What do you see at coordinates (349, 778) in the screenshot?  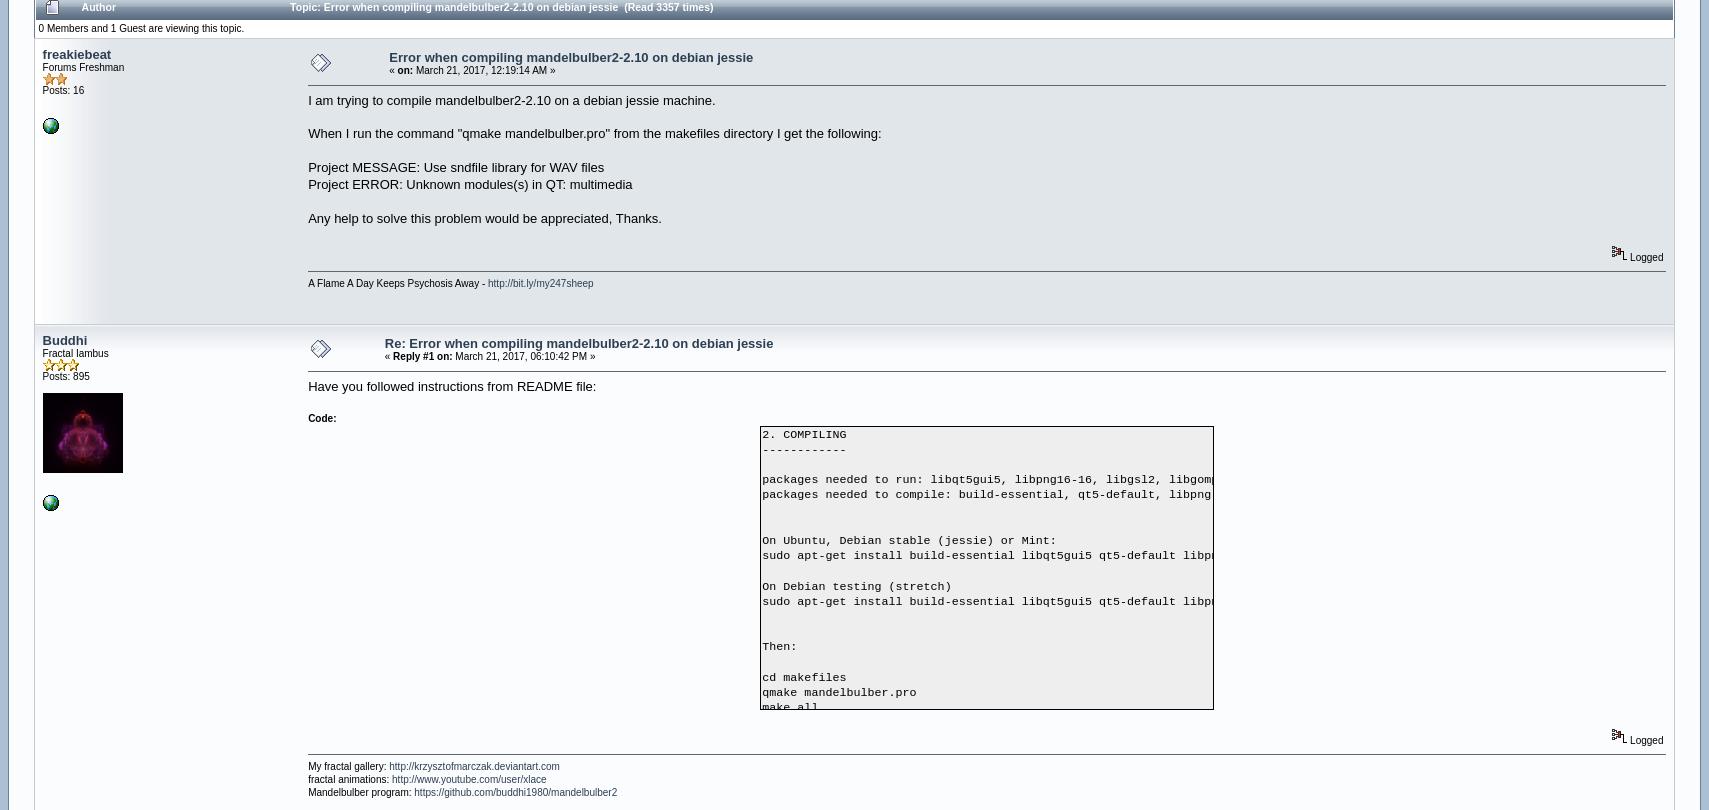 I see `'fractal animations:'` at bounding box center [349, 778].